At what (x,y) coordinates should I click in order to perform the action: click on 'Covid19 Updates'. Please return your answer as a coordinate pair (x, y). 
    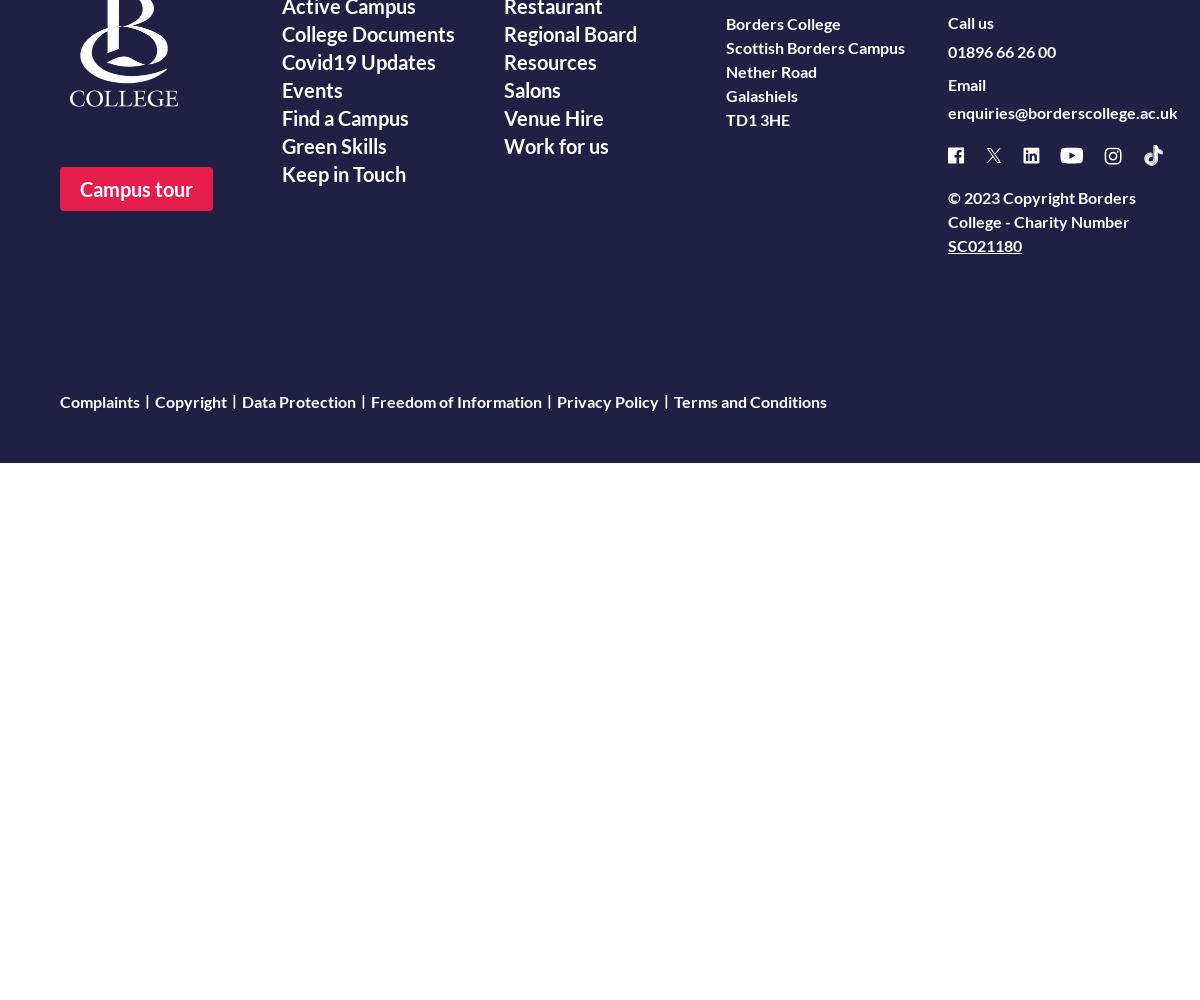
    Looking at the image, I should click on (359, 62).